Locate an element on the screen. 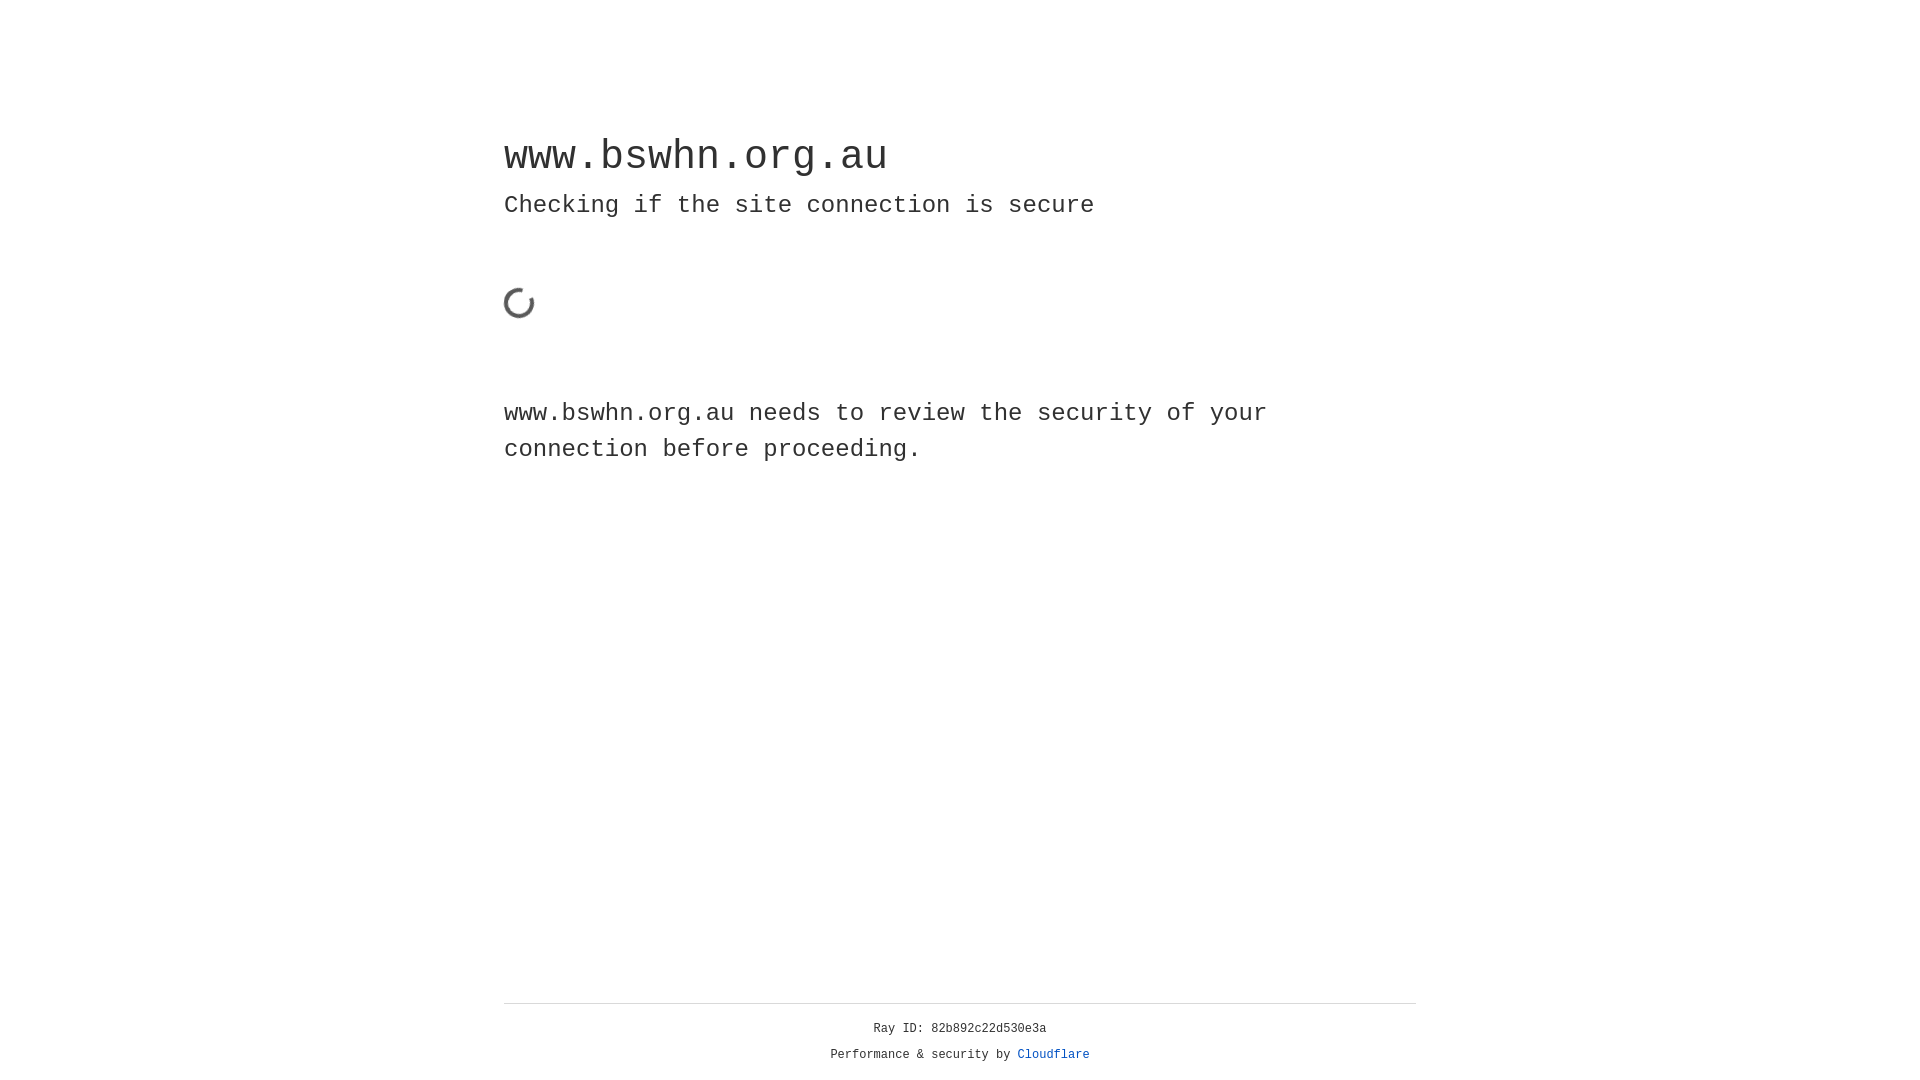  'Cloudflare' is located at coordinates (1053, 1054).